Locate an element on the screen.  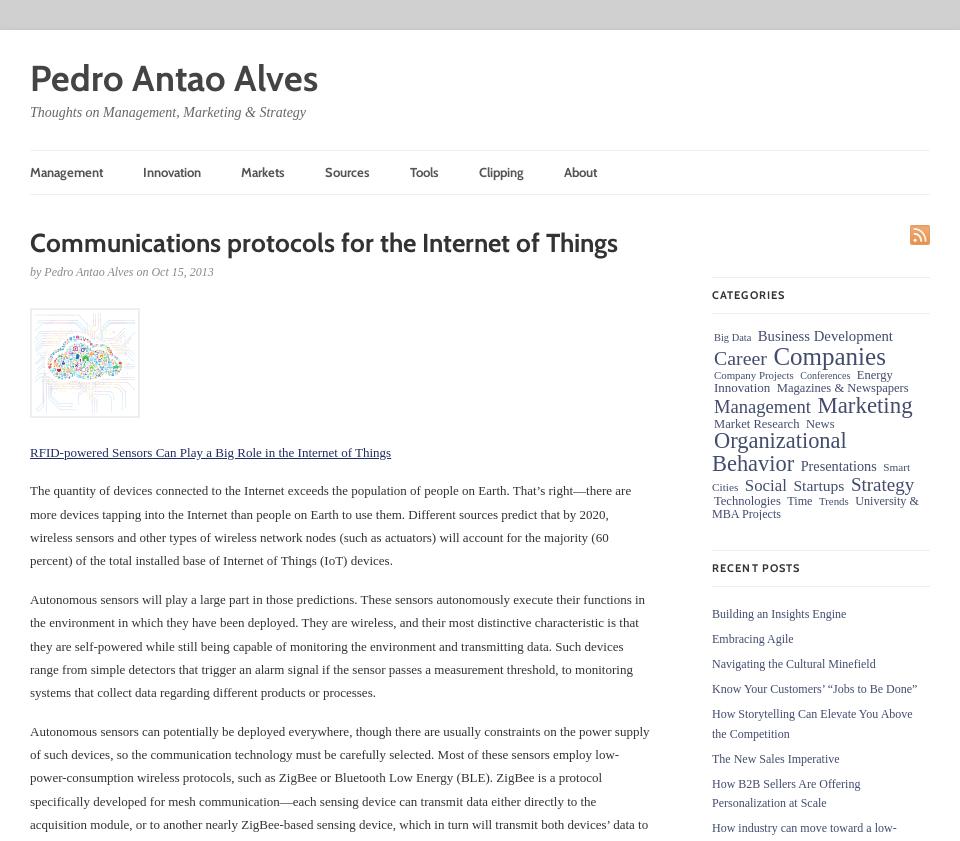
'The quantity of devices connected to the Internet exceeds the population of people on Earth. That’s right—there are more devices tapping into the Internet than people on Earth to use them. Different sources predict that by 2020, wireless sensors and other types of wireless network nodes (such as actuators) will account for the majority (60 percent) of the total installed base of Internet of Things (IoT) devices.' is located at coordinates (330, 525).